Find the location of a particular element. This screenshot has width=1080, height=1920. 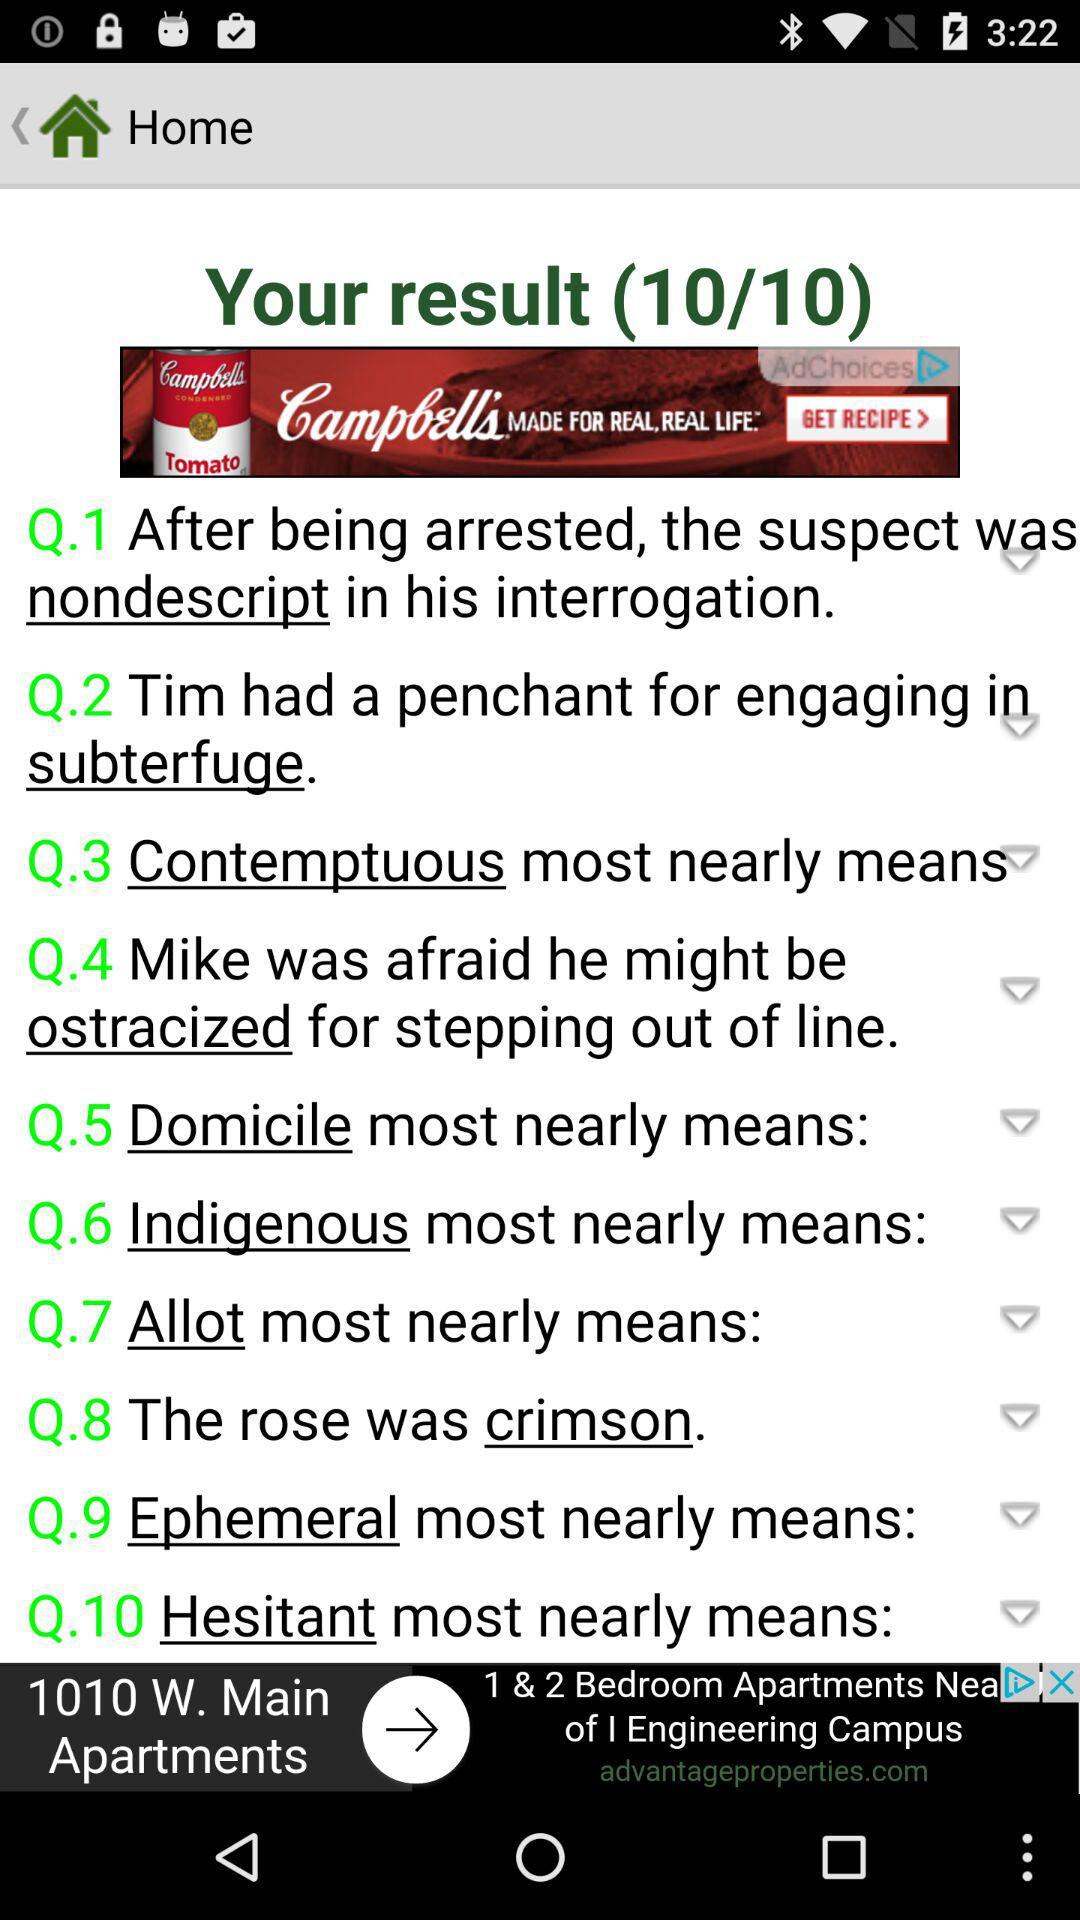

advertisement is located at coordinates (540, 1727).